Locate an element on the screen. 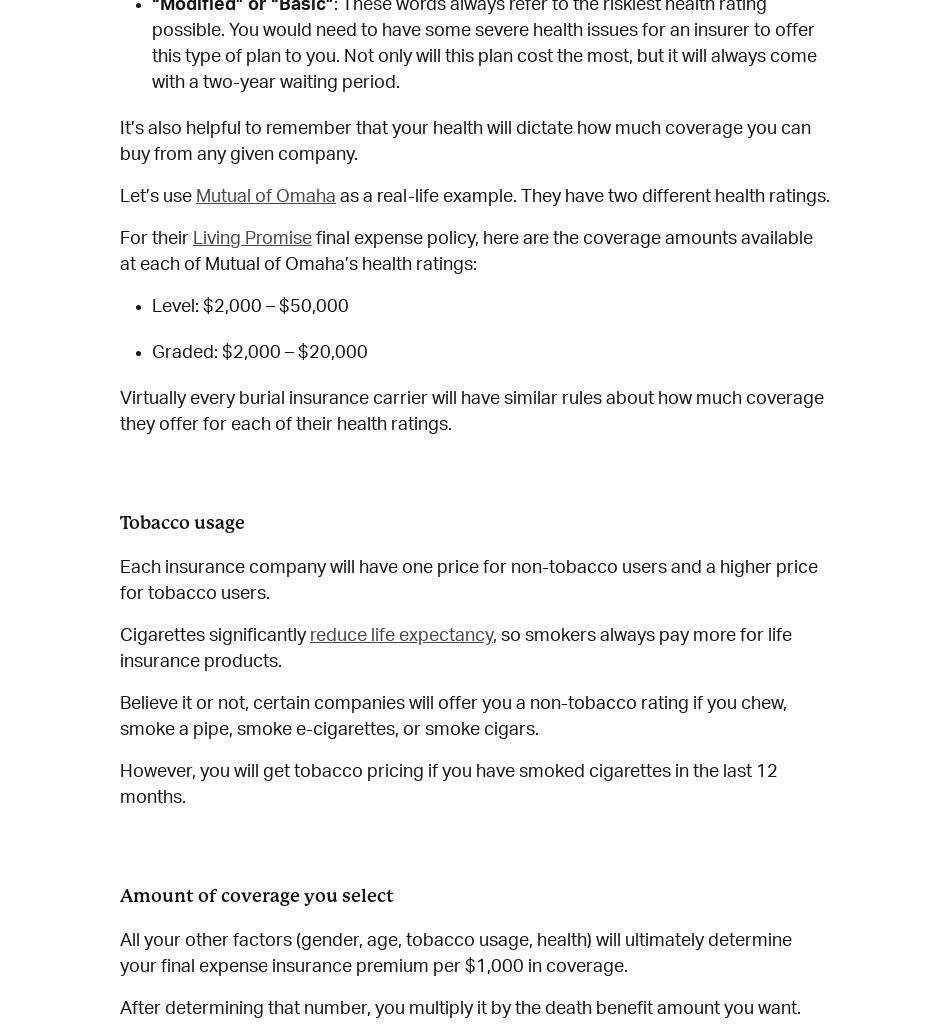 Image resolution: width=950 pixels, height=1034 pixels. 'For their' is located at coordinates (156, 238).